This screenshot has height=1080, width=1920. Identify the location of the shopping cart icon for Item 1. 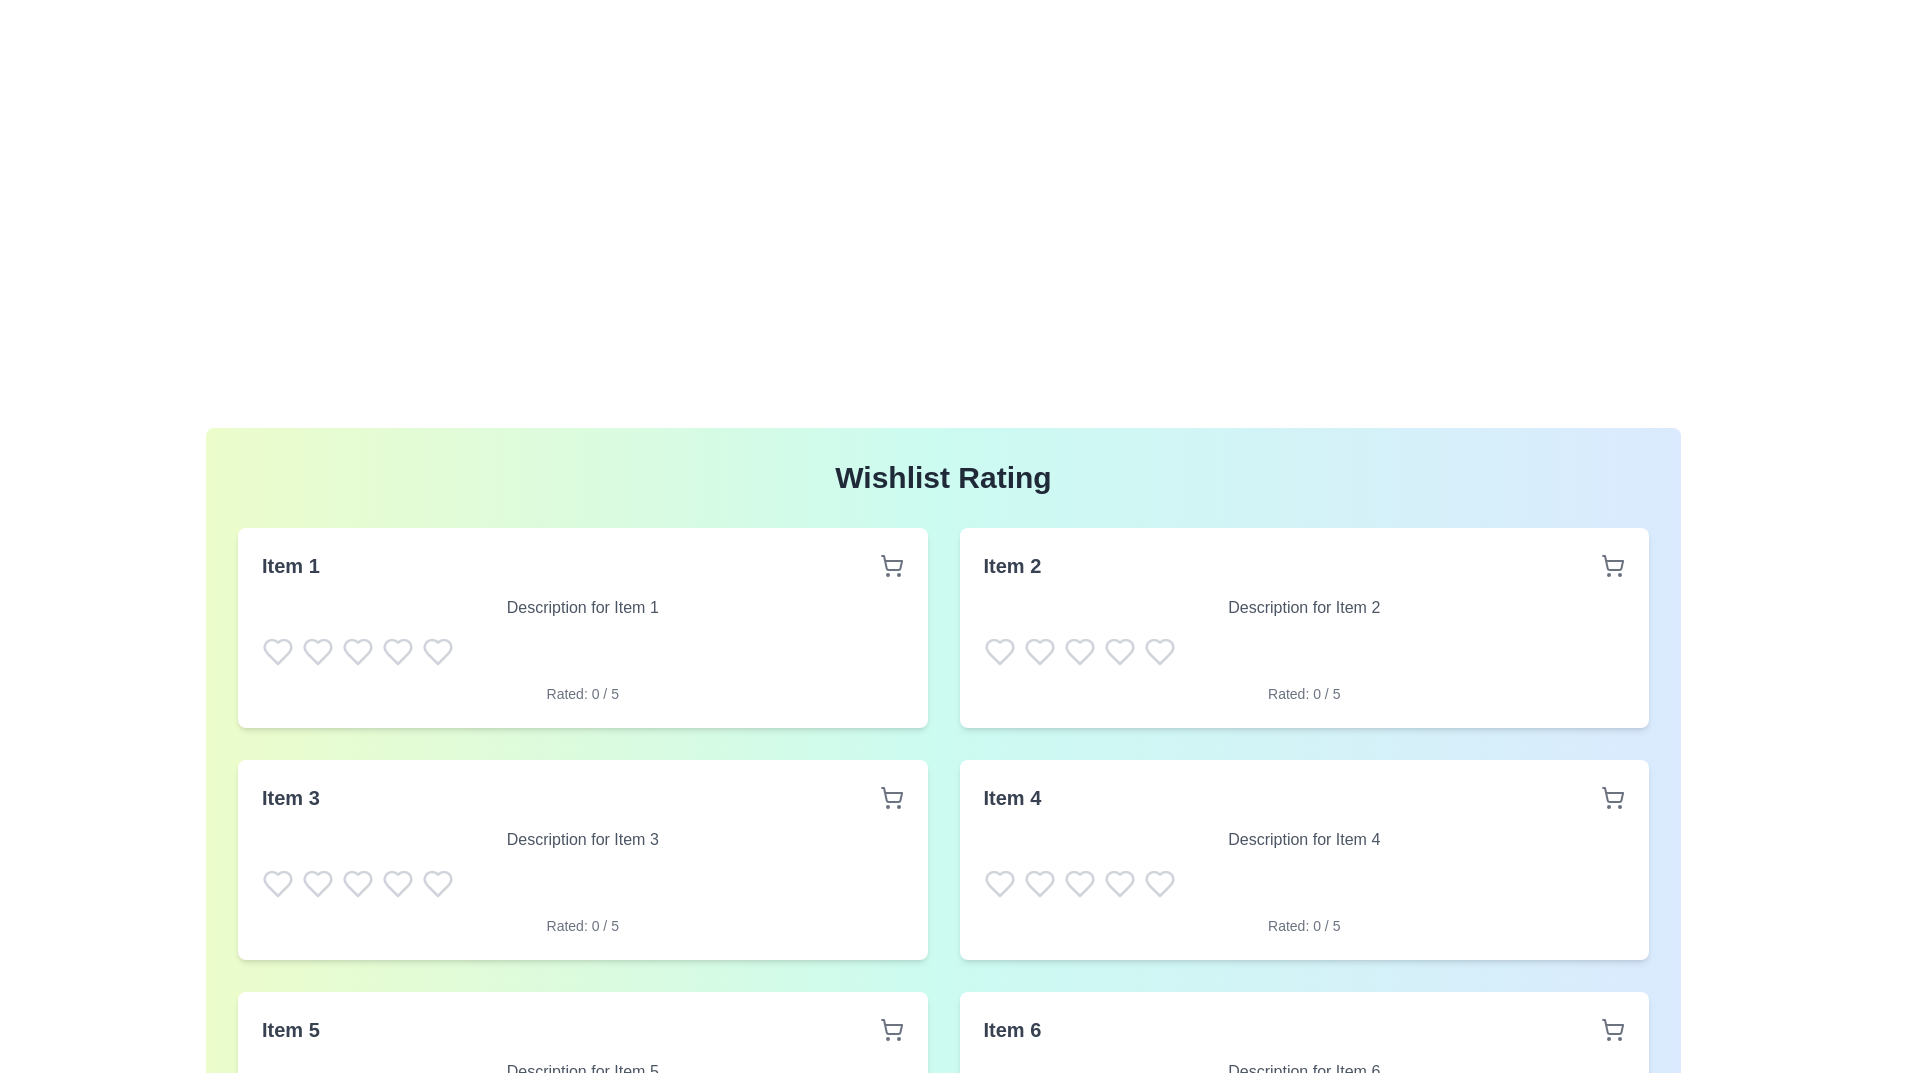
(890, 566).